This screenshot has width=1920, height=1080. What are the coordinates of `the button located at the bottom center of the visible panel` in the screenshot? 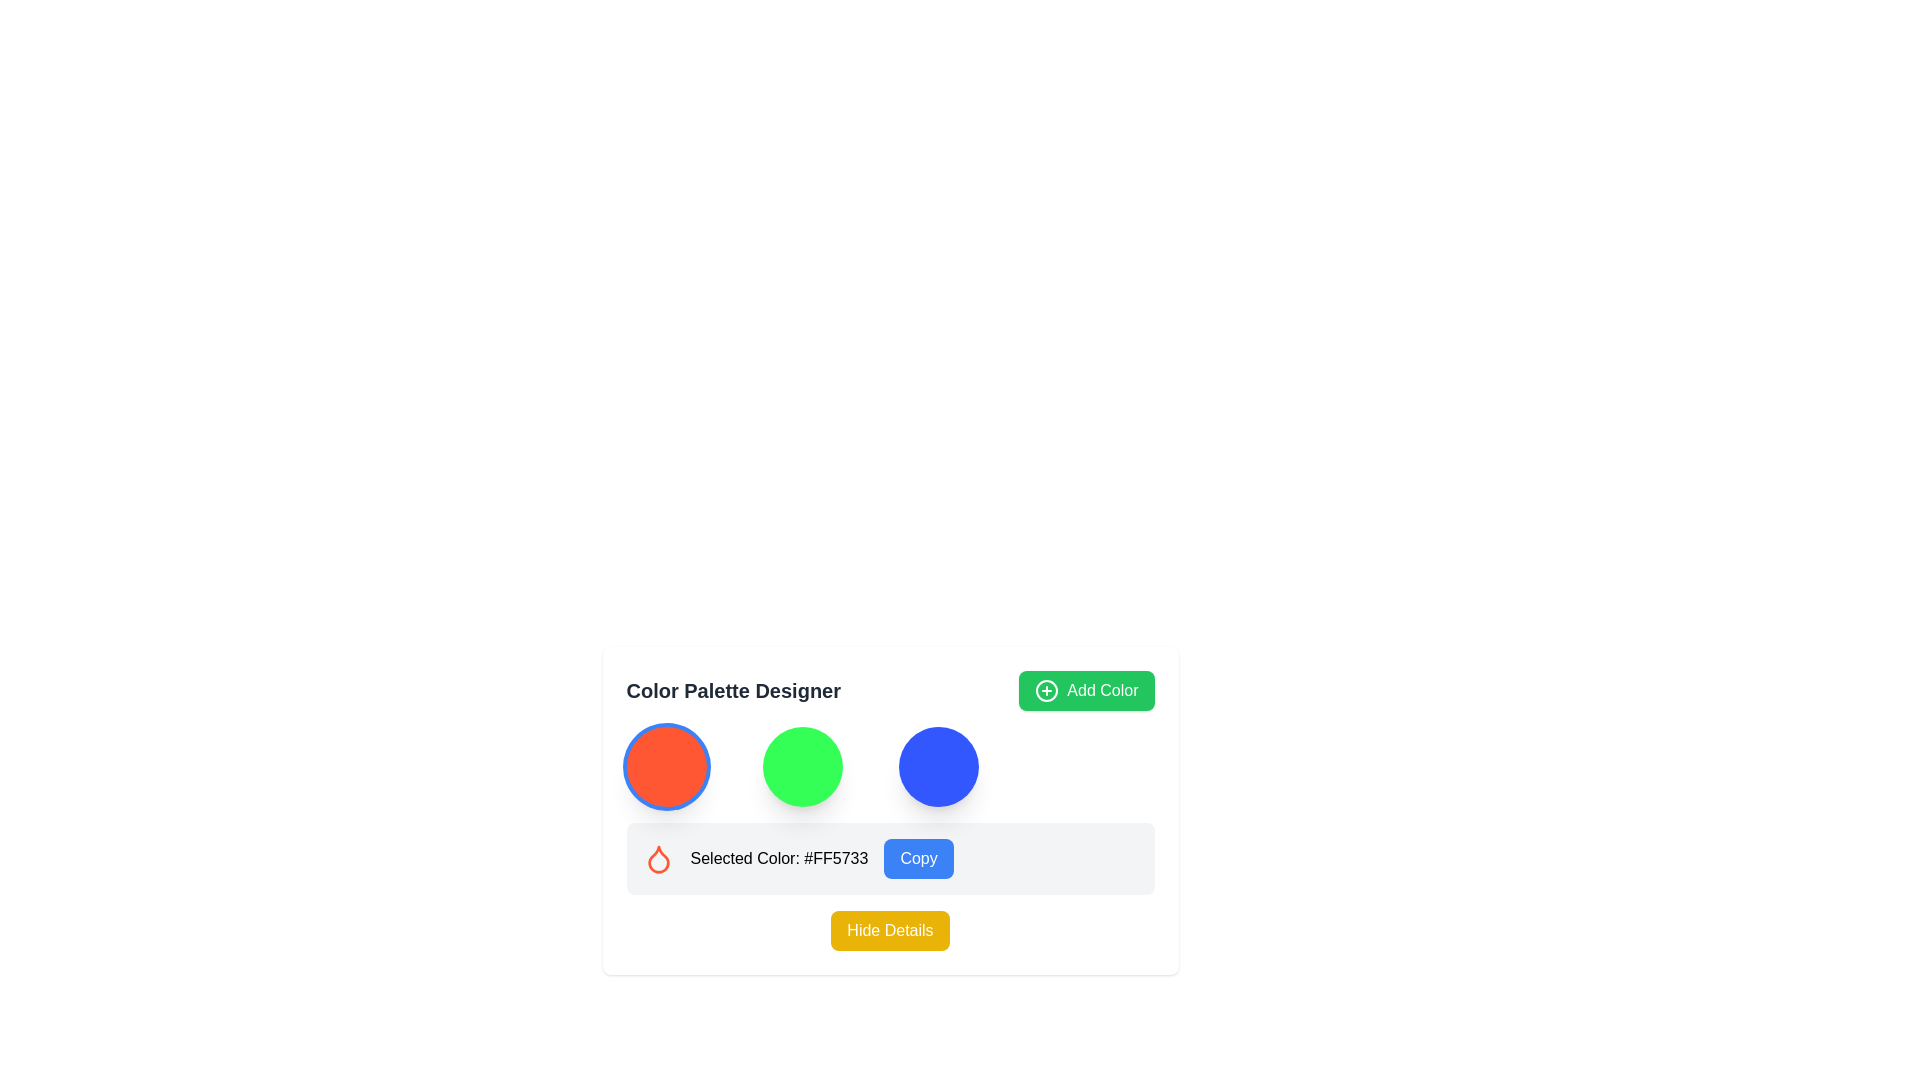 It's located at (889, 930).